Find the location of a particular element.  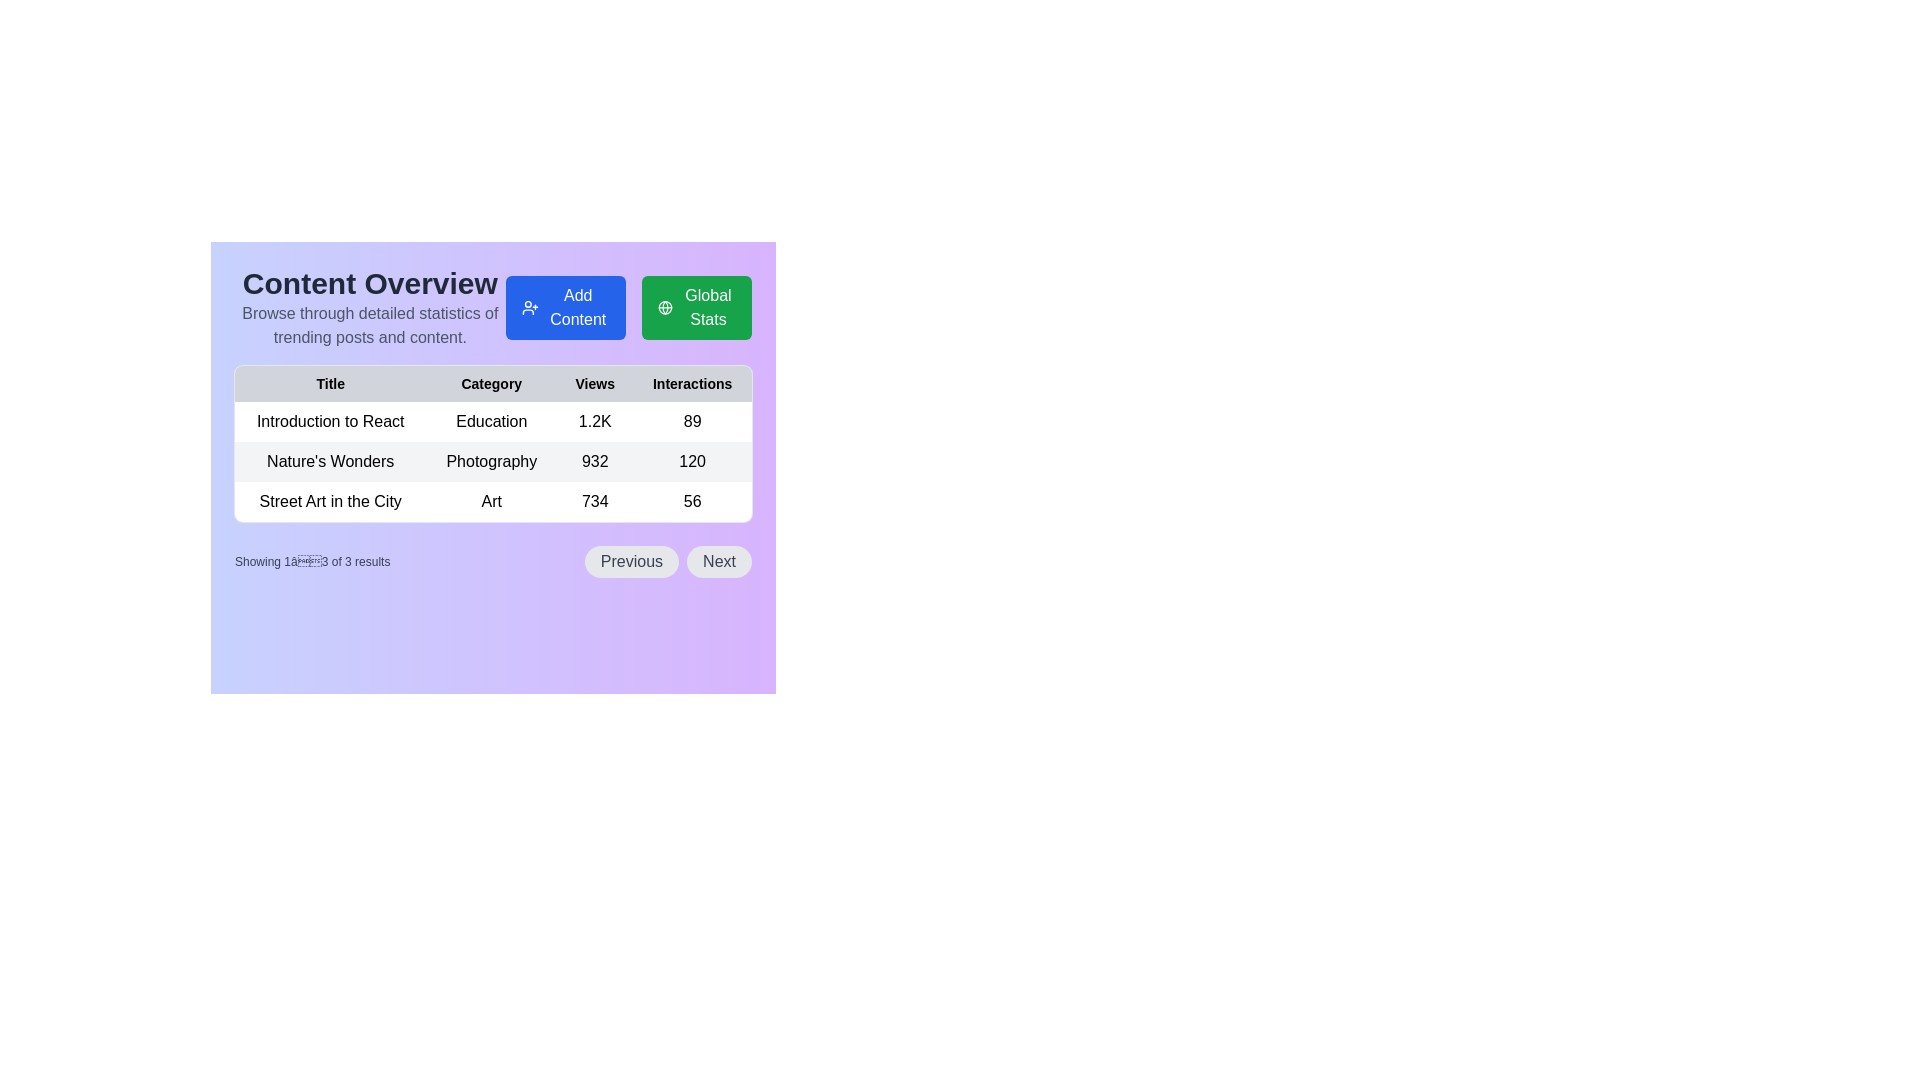

the green rectangular button labeled 'Global Stats' with a globe icon on the left is located at coordinates (696, 308).